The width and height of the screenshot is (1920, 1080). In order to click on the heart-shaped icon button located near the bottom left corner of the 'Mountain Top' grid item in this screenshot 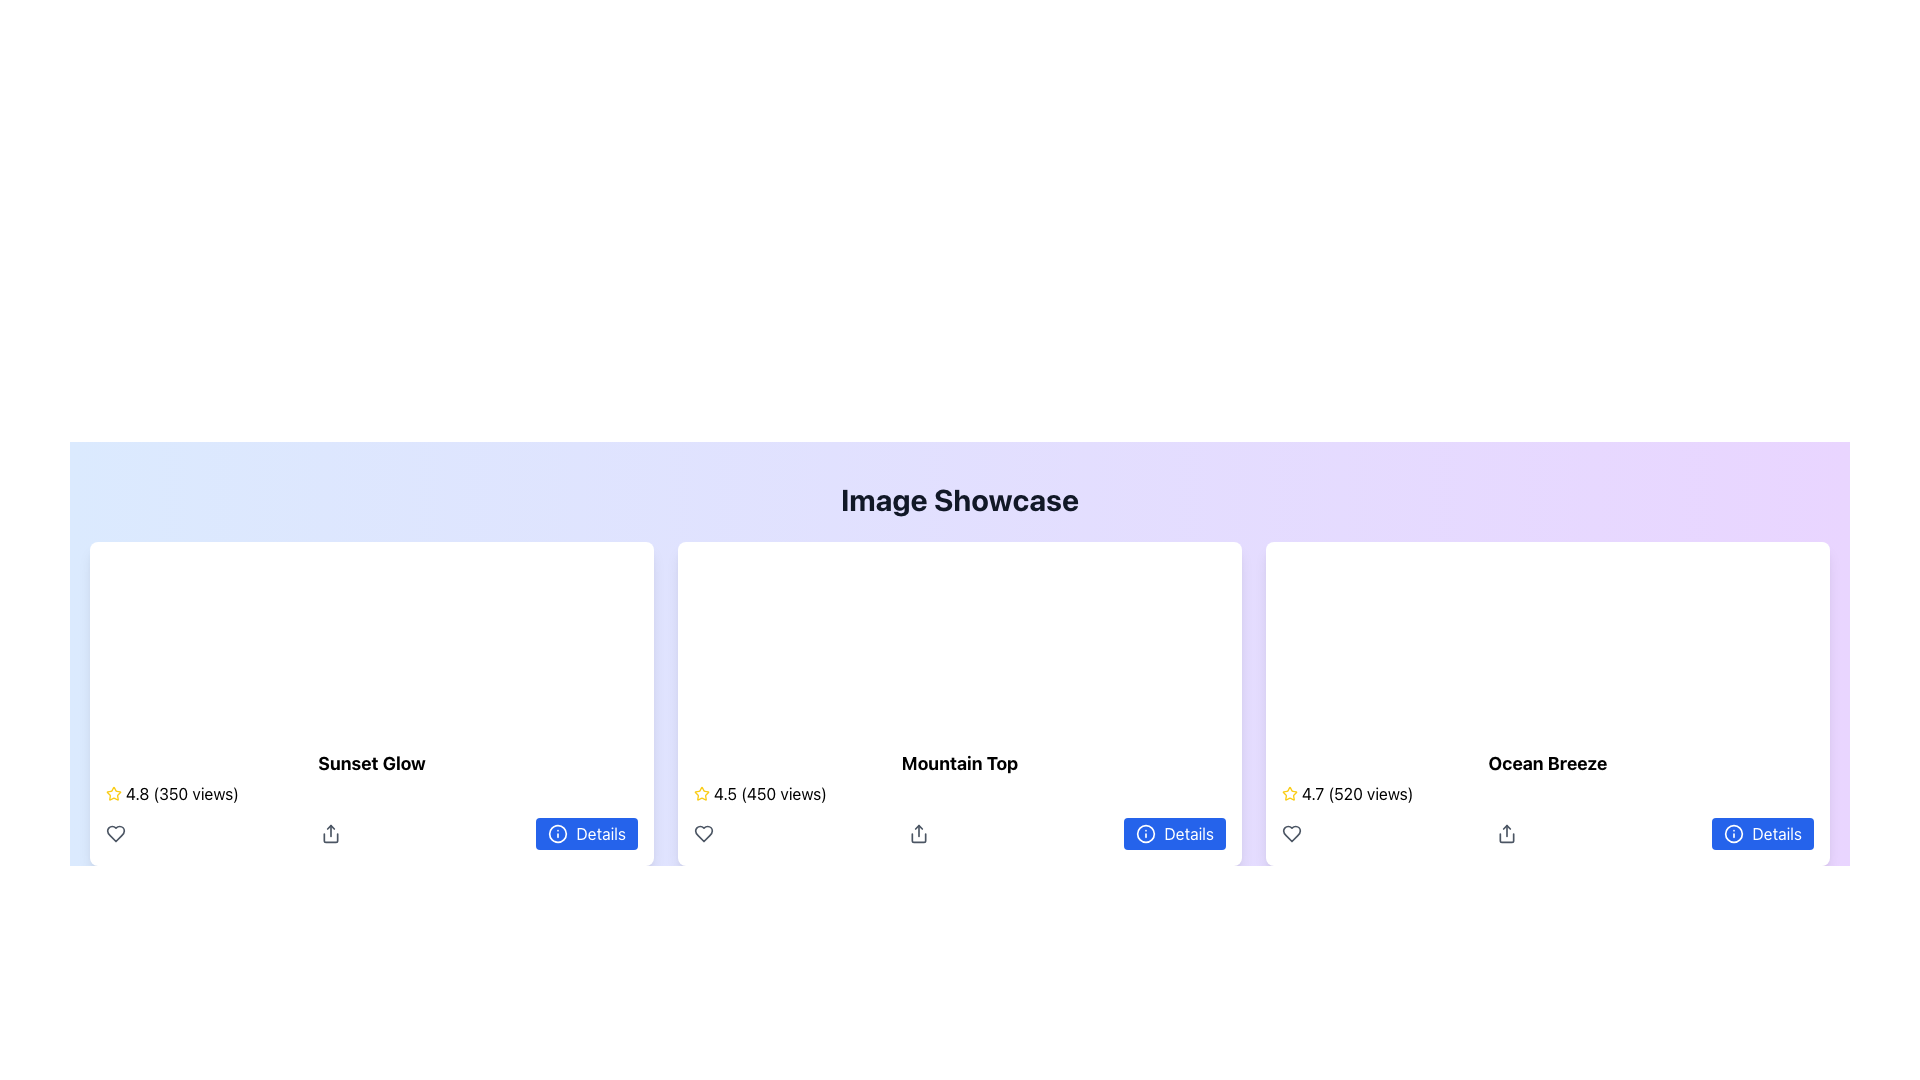, I will do `click(704, 833)`.